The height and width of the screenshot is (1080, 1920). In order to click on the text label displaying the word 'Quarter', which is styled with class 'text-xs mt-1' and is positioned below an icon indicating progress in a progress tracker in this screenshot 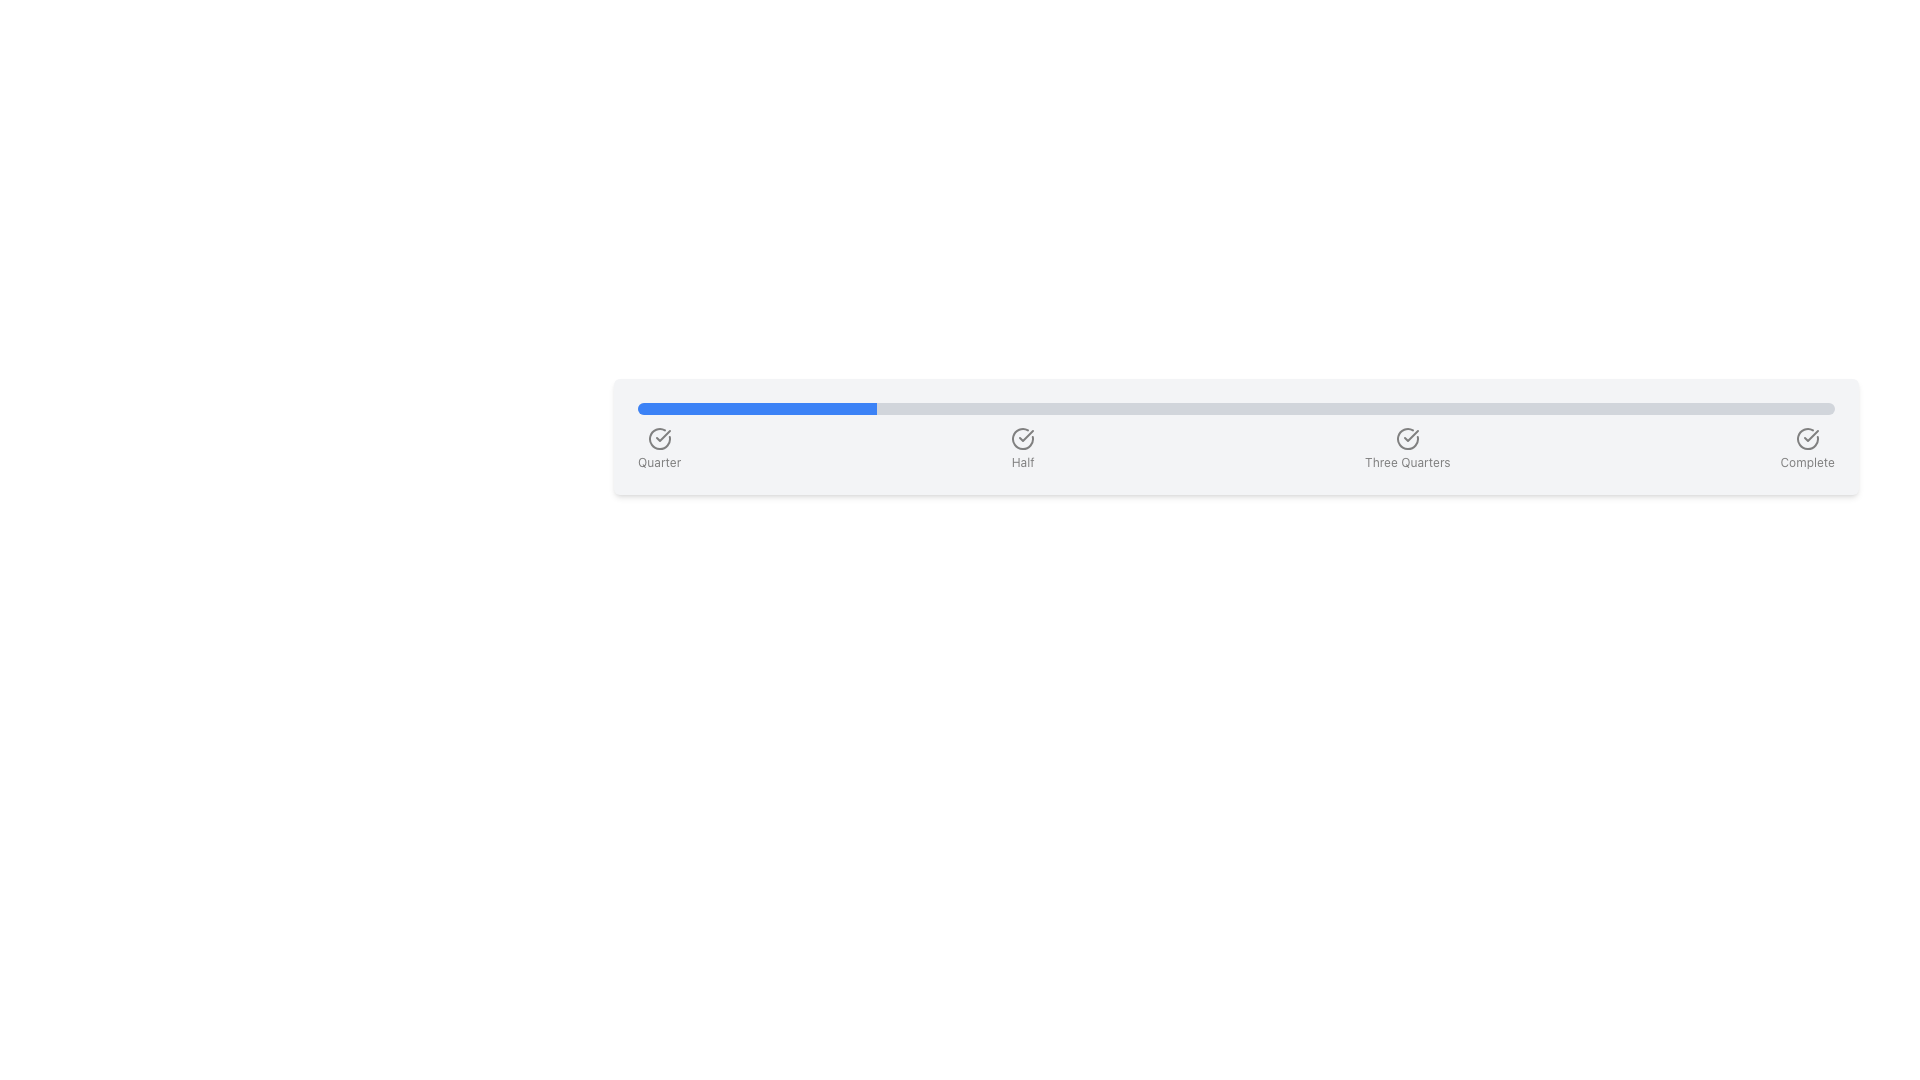, I will do `click(659, 462)`.